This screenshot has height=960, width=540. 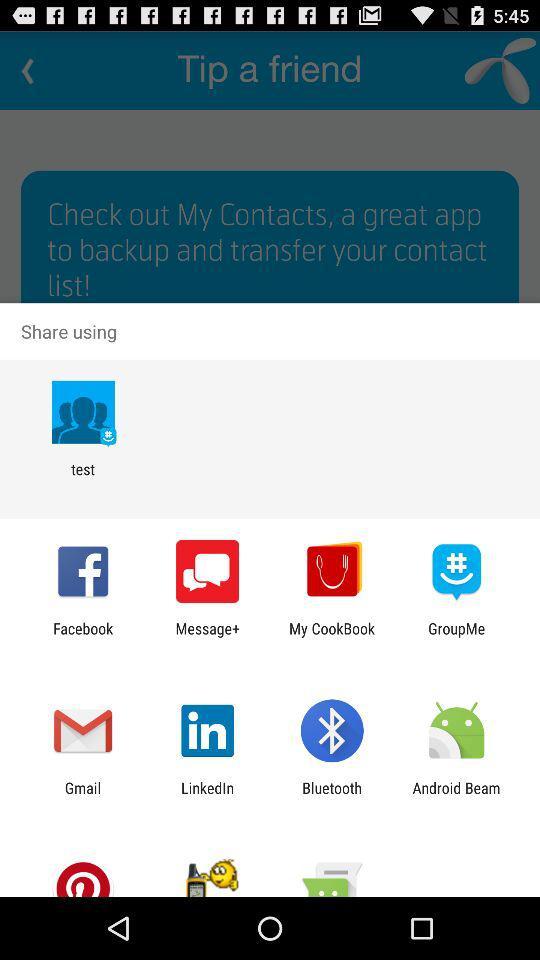 I want to click on item to the right of message+ icon, so click(x=332, y=636).